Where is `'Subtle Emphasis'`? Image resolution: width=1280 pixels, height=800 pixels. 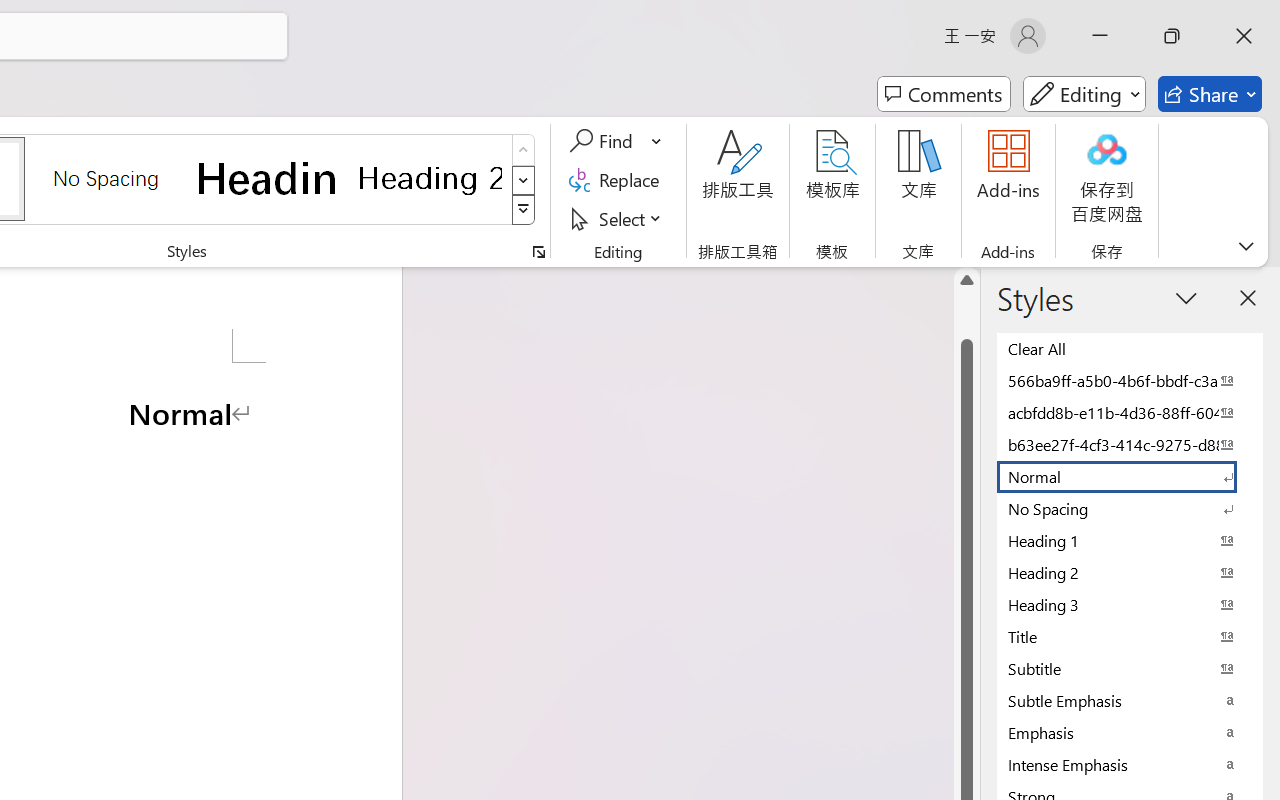
'Subtle Emphasis' is located at coordinates (1130, 700).